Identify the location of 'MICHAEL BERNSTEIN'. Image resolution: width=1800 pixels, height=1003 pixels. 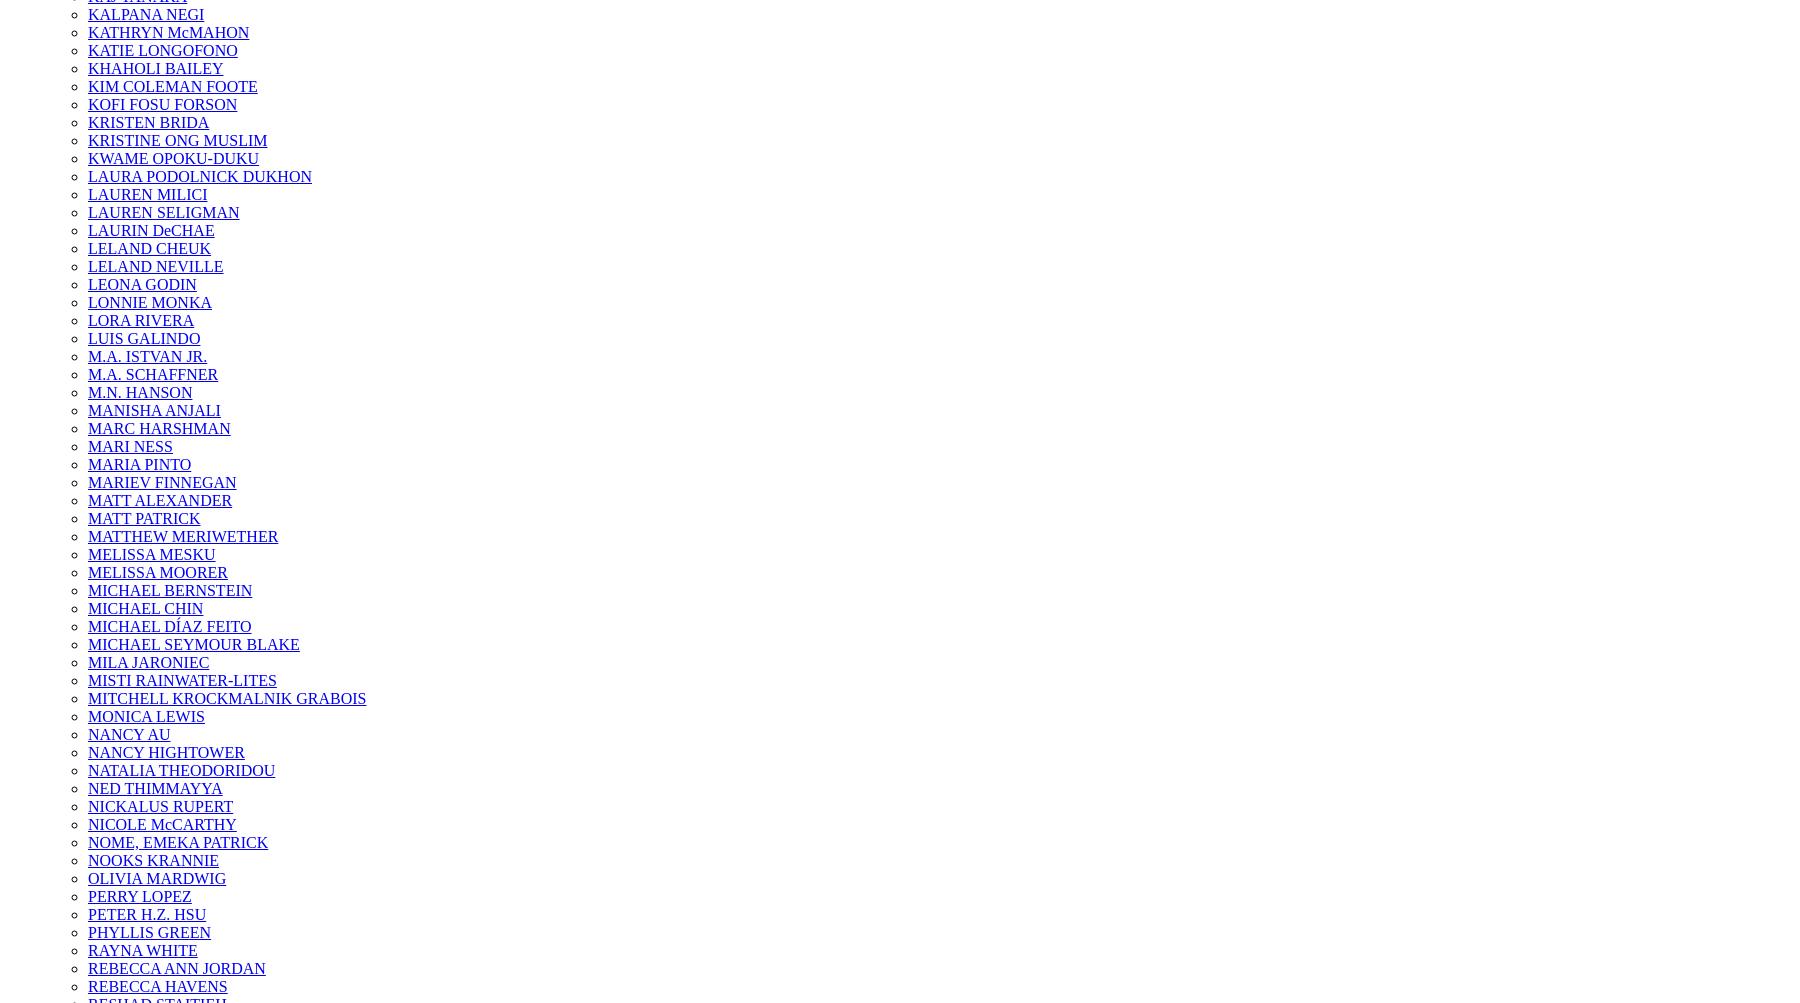
(169, 589).